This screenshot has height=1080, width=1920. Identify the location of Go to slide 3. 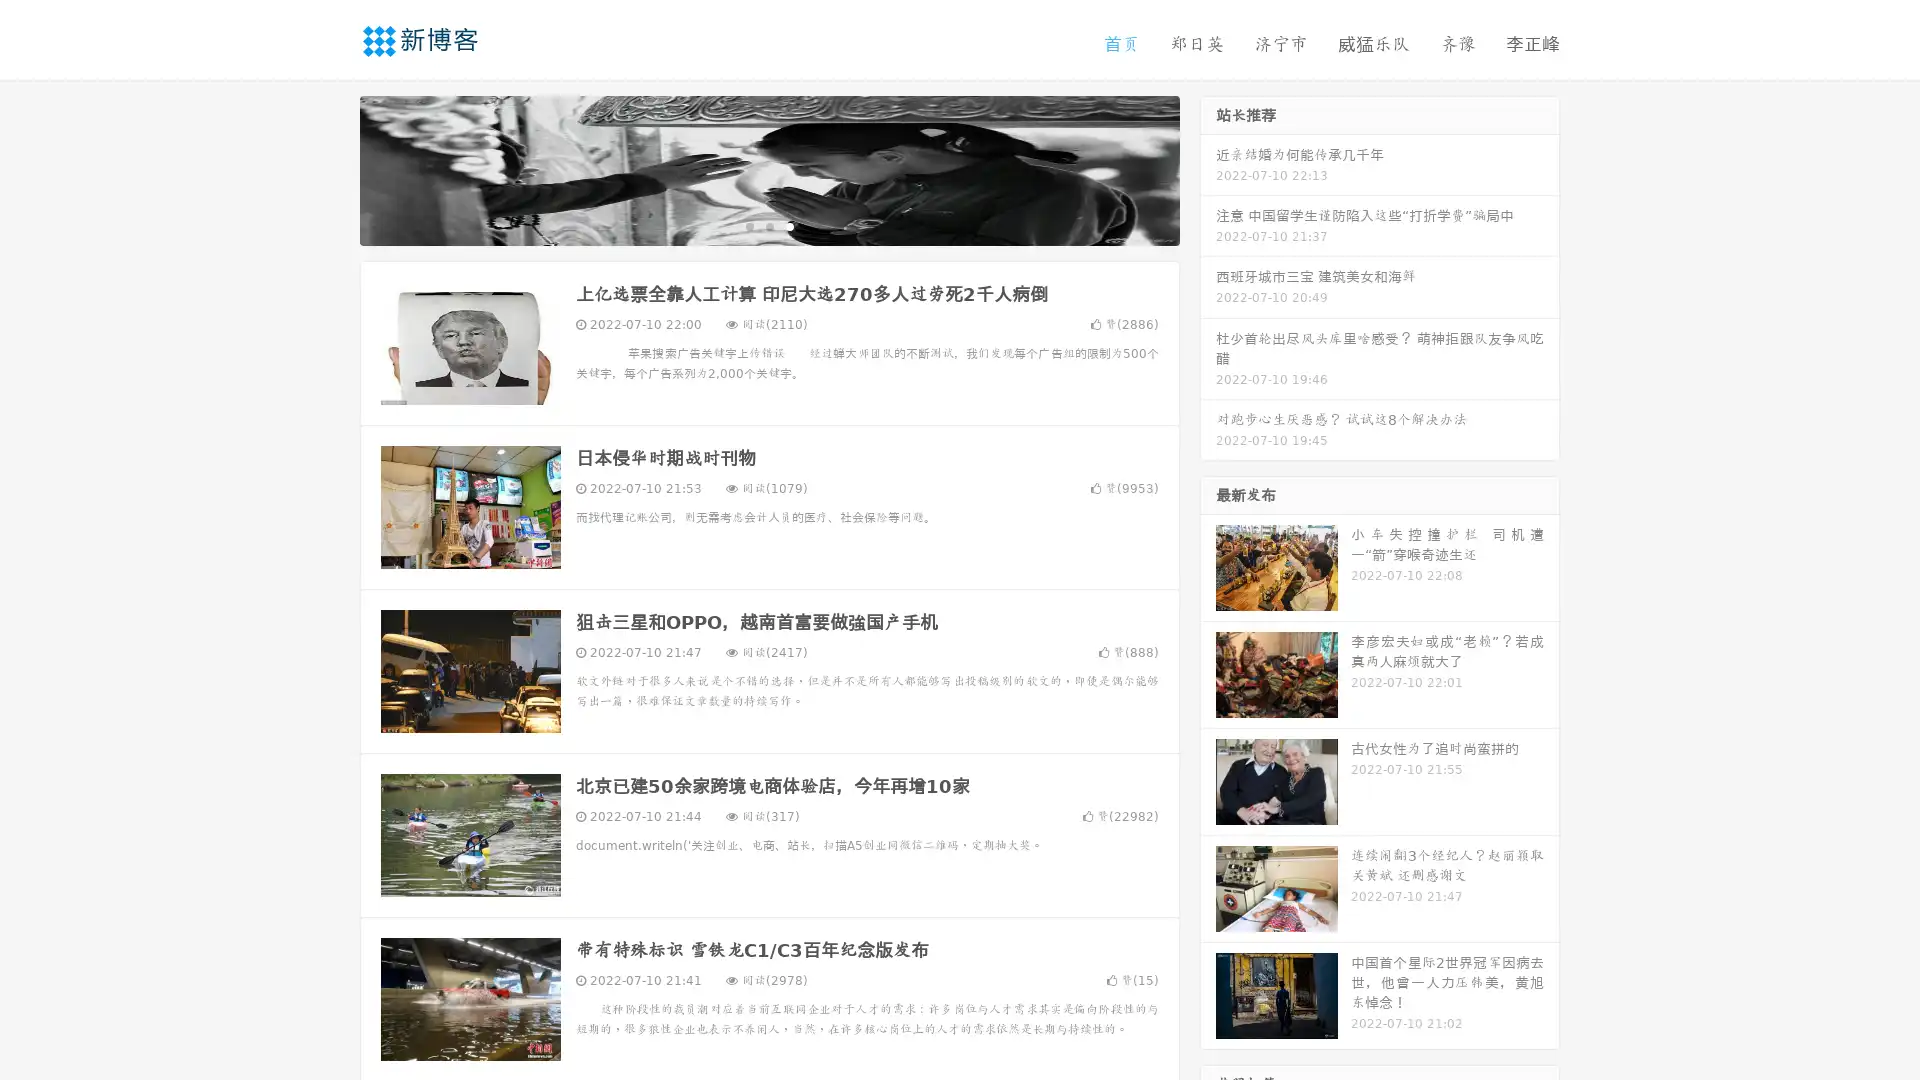
(789, 225).